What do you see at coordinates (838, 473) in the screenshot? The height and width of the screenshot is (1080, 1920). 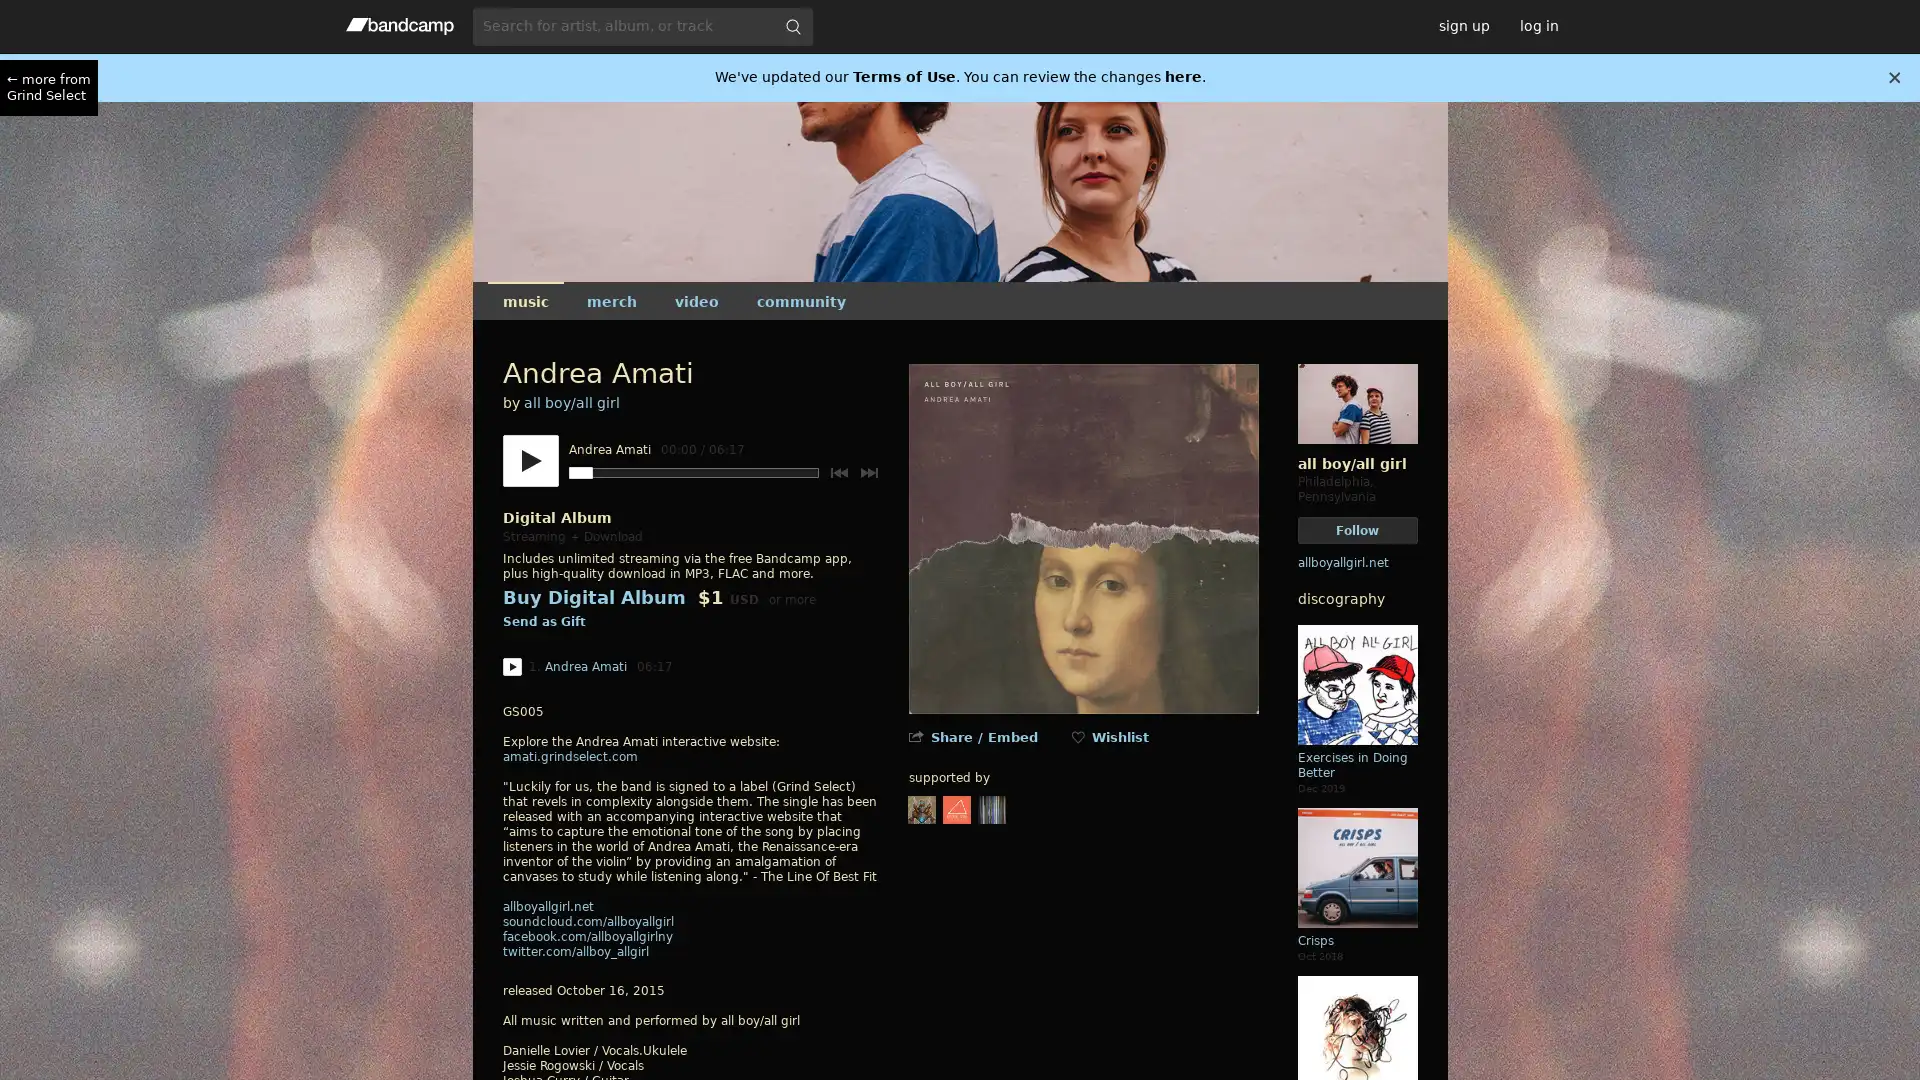 I see `Previous track` at bounding box center [838, 473].